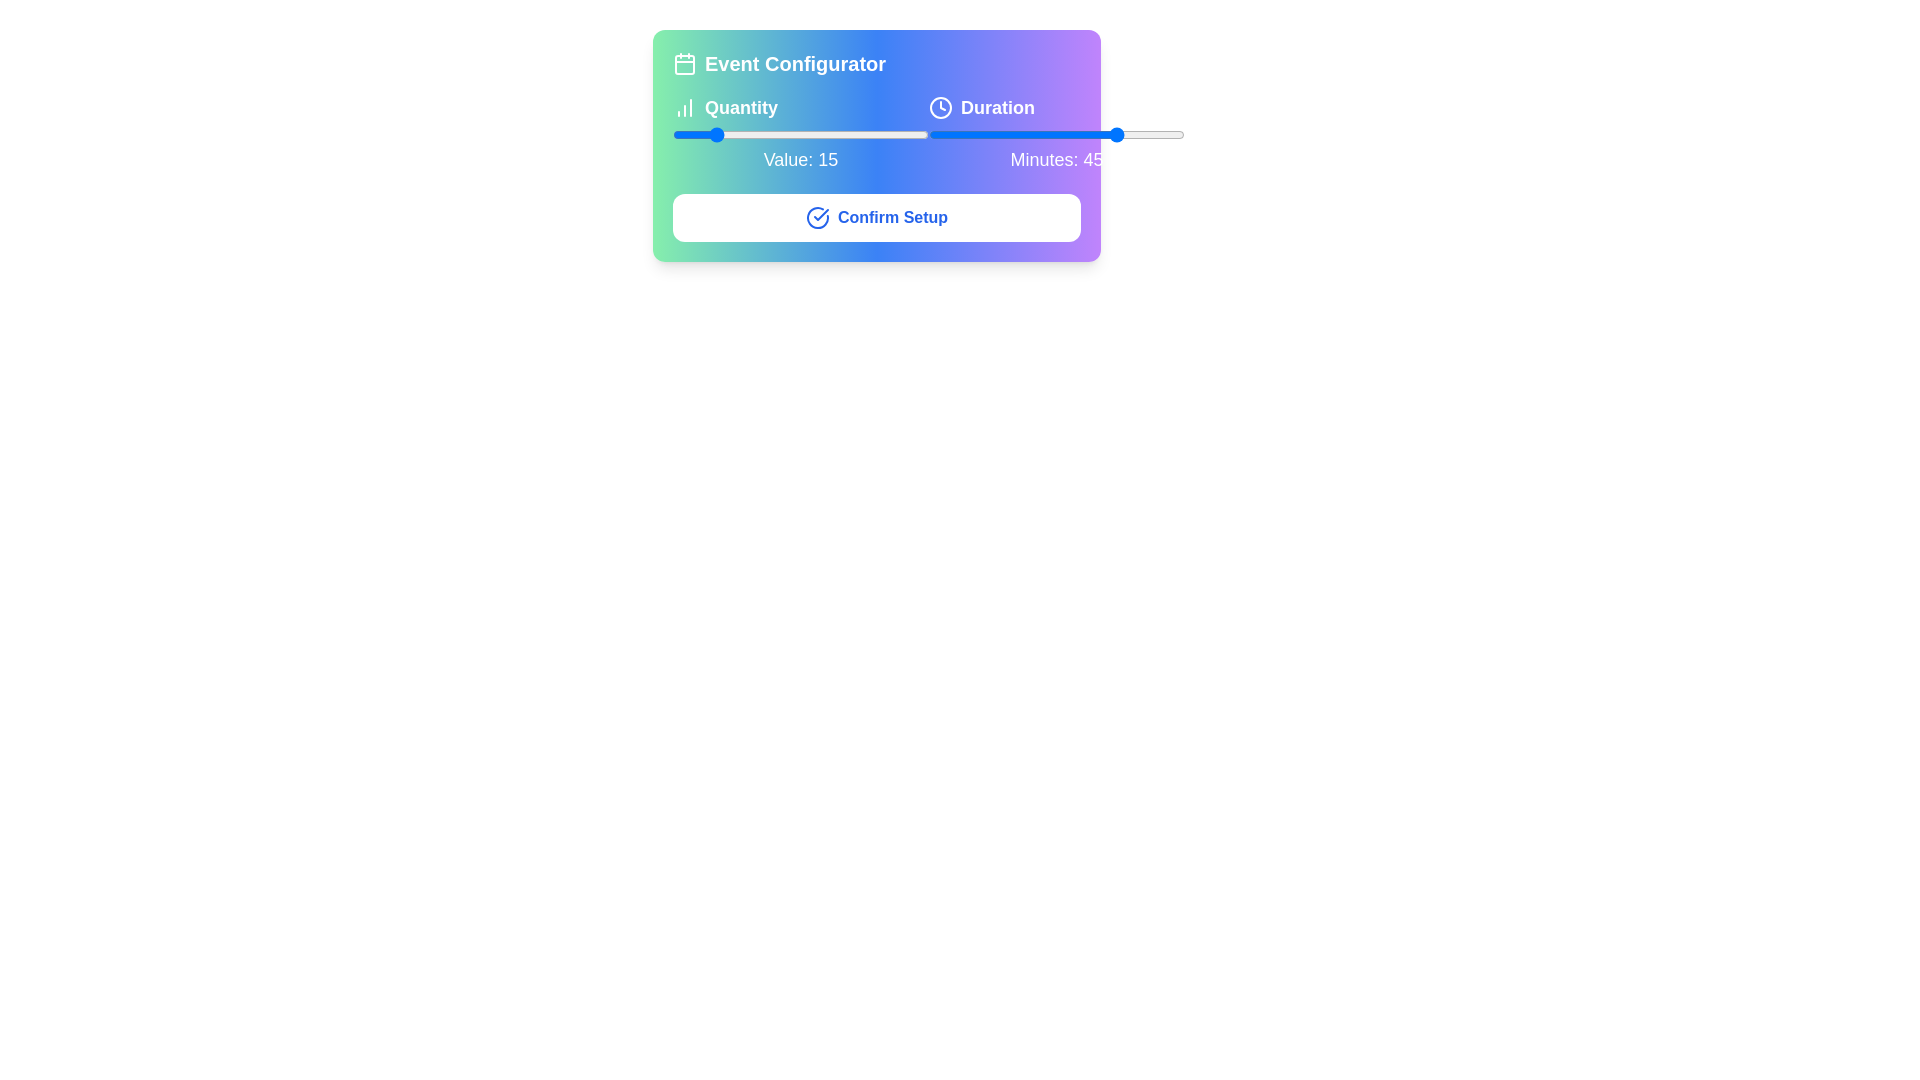  I want to click on duration, so click(1142, 135).